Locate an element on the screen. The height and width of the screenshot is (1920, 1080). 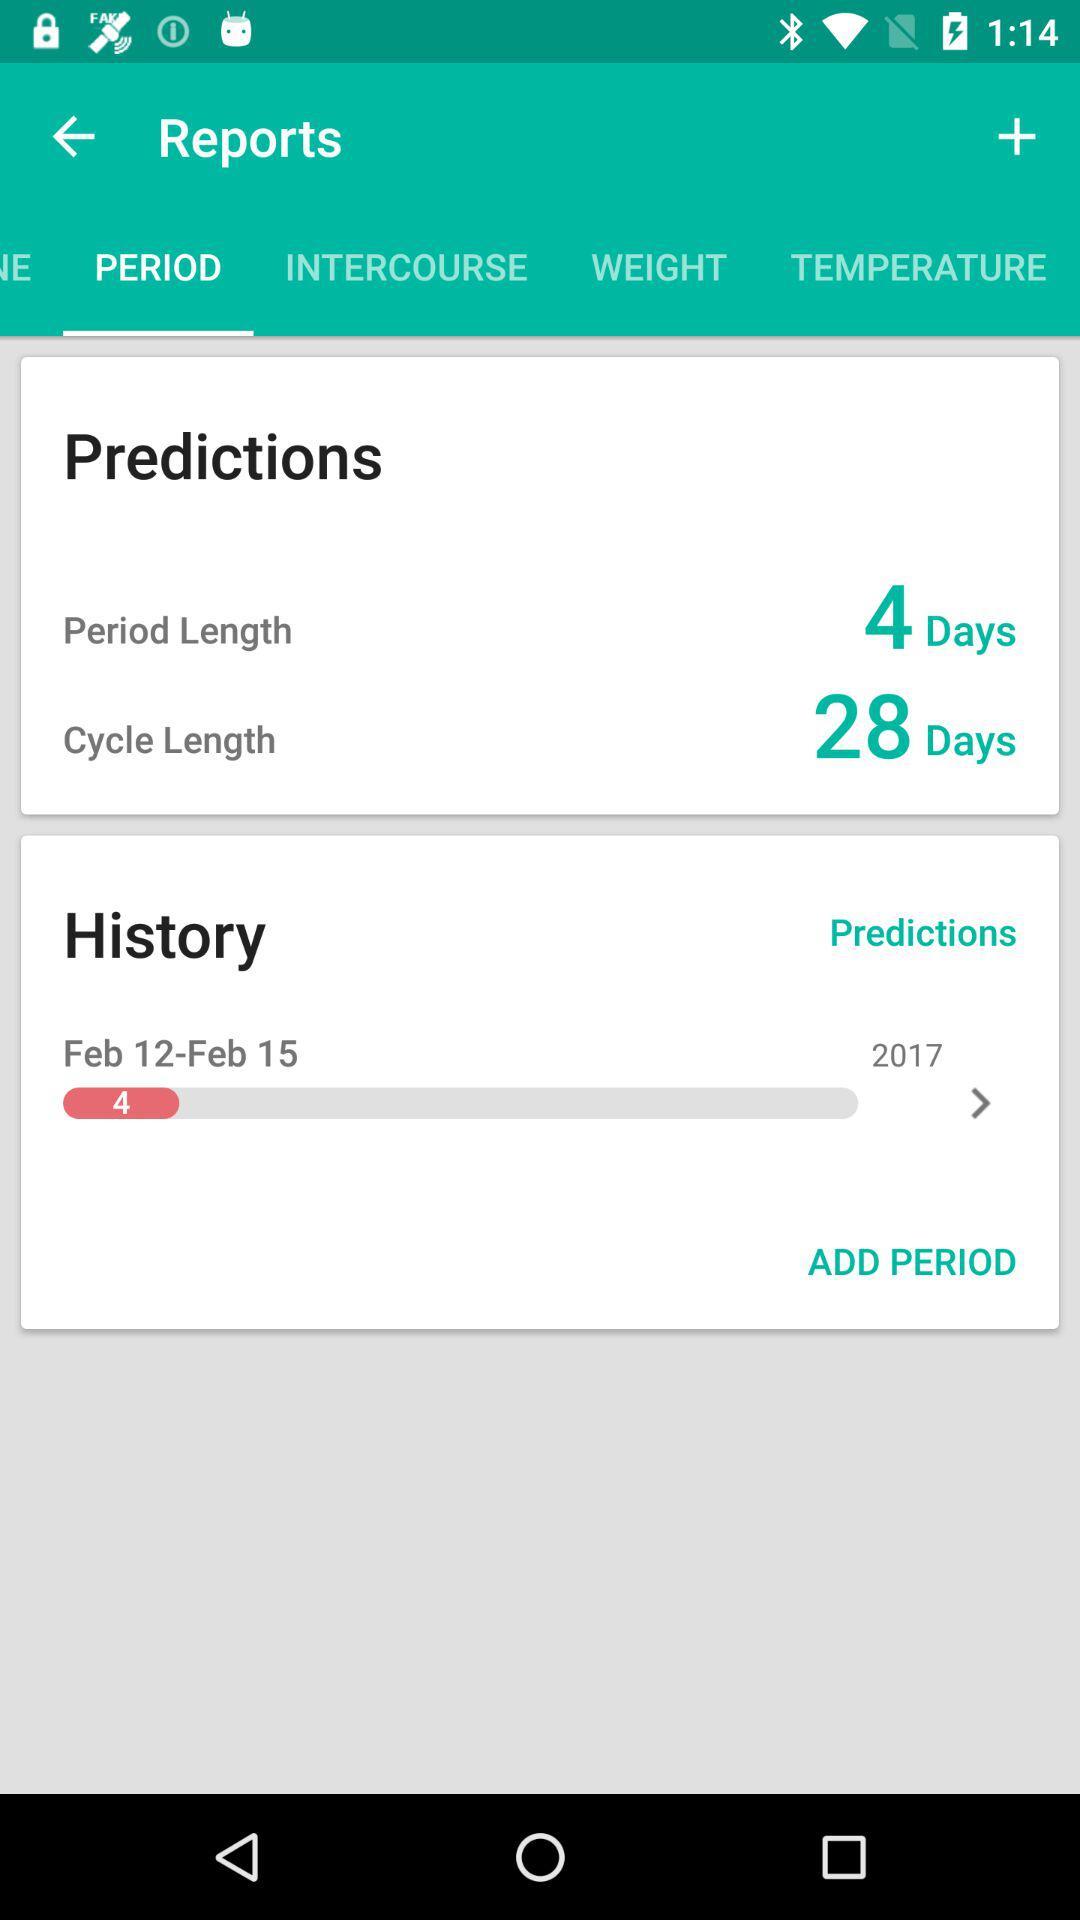
item next to the temperature icon is located at coordinates (659, 272).